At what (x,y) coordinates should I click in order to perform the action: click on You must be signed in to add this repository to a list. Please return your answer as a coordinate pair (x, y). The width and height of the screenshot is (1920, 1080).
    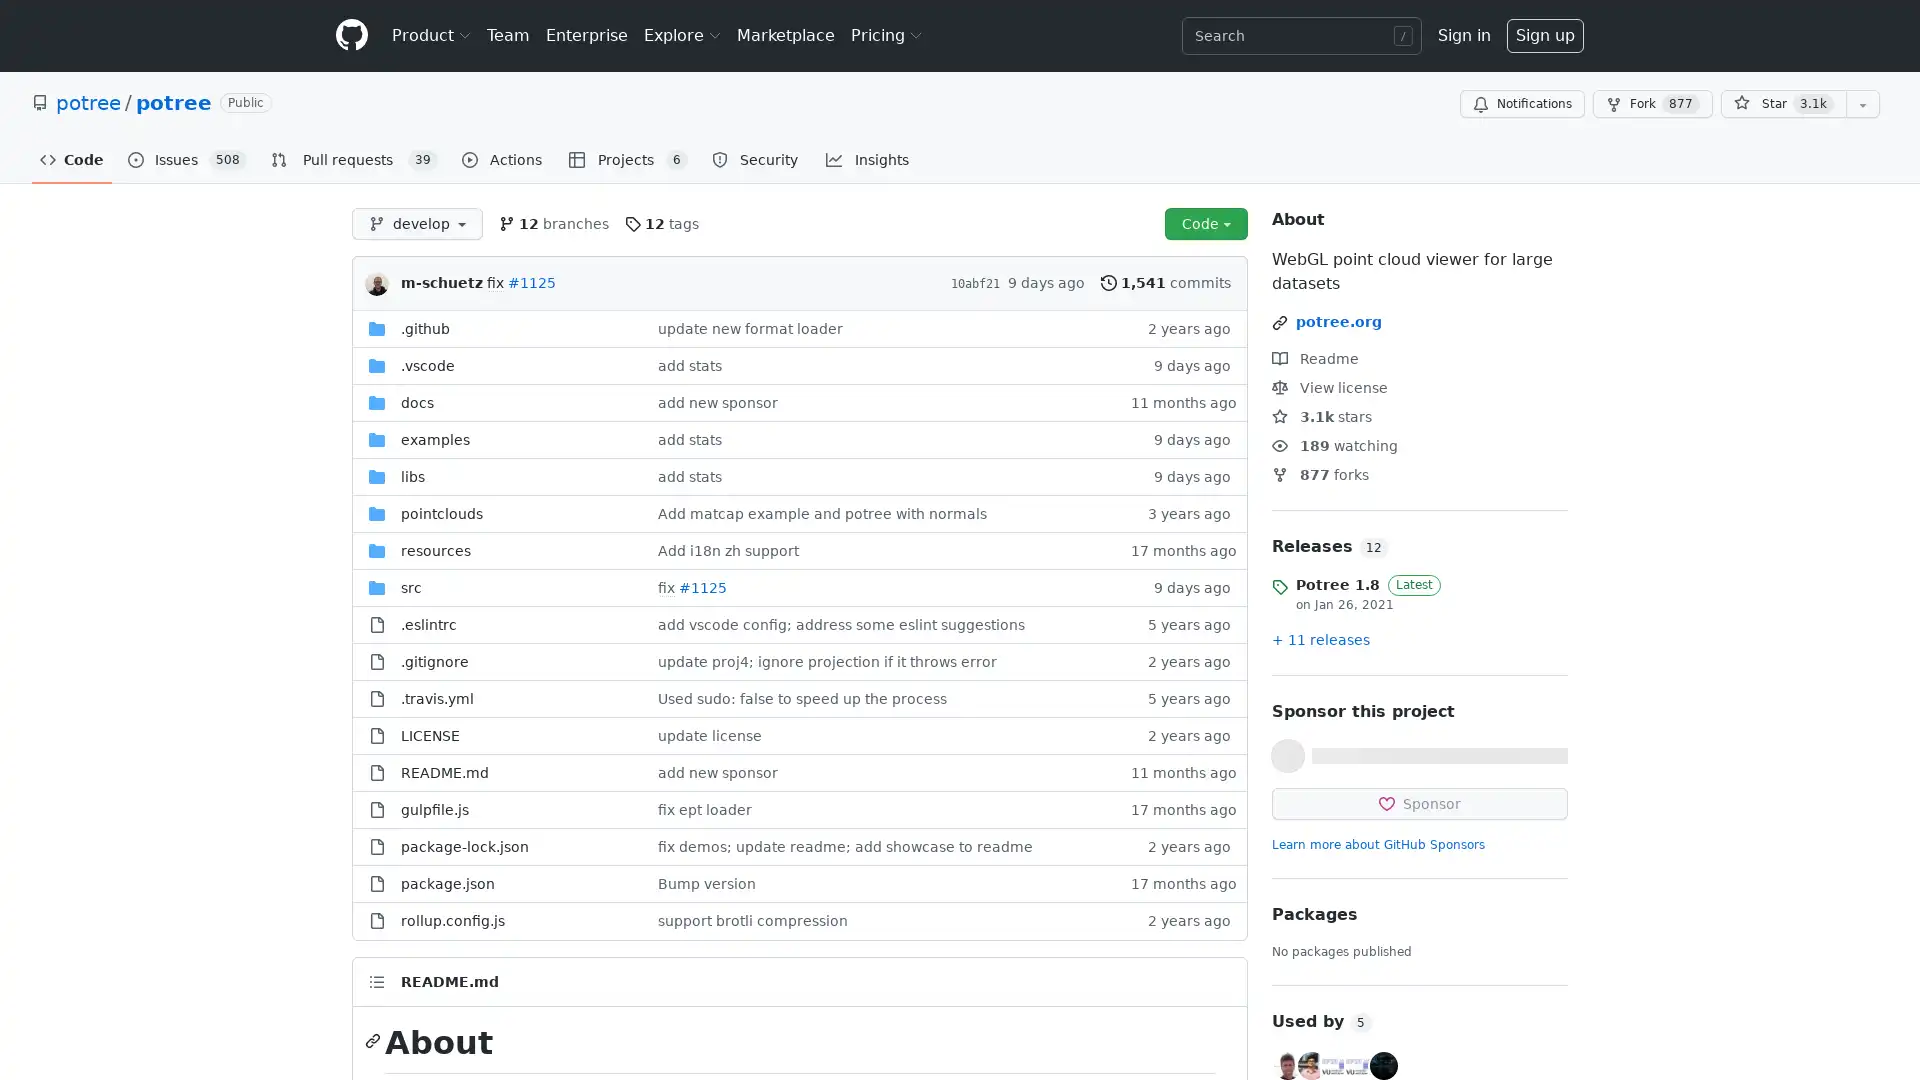
    Looking at the image, I should click on (1870, 104).